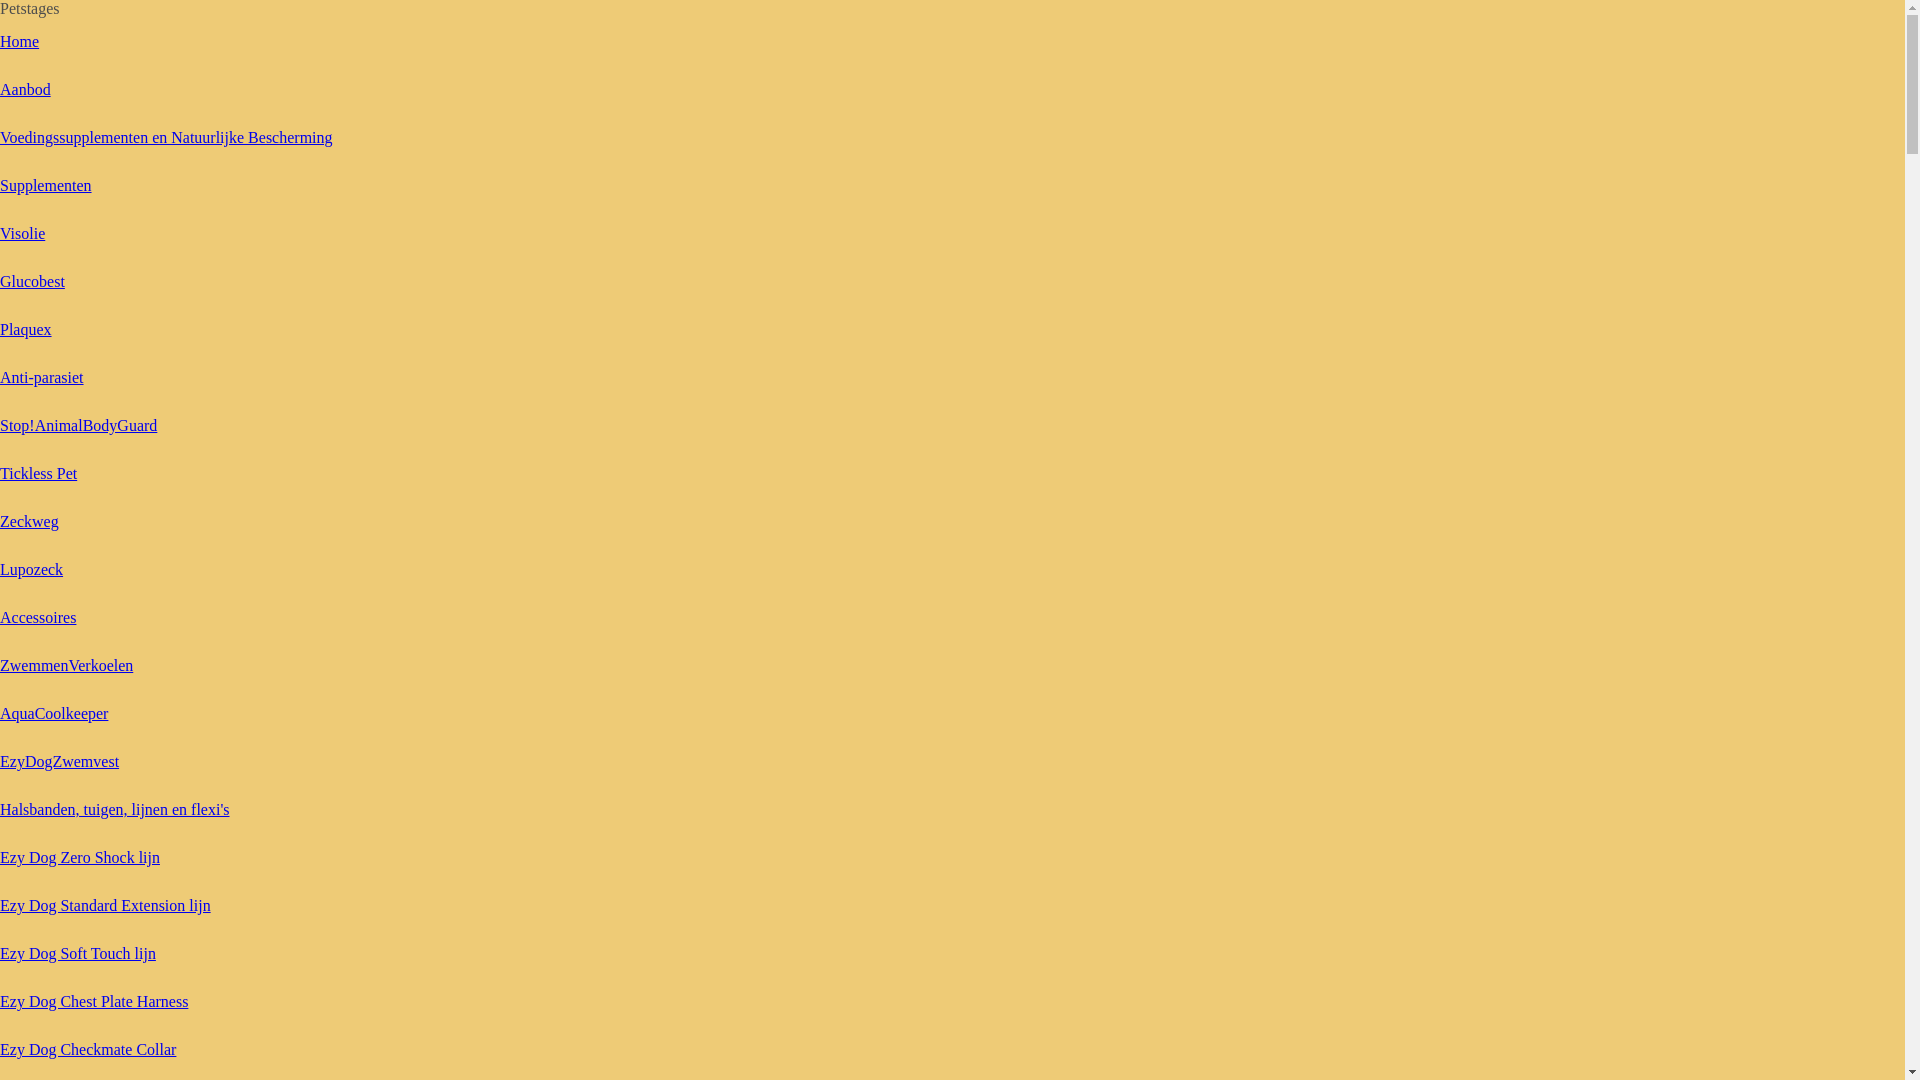 The width and height of the screenshot is (1920, 1080). Describe the element at coordinates (114, 808) in the screenshot. I see `'Halsbanden, tuigen, lijnen en flexi's'` at that location.